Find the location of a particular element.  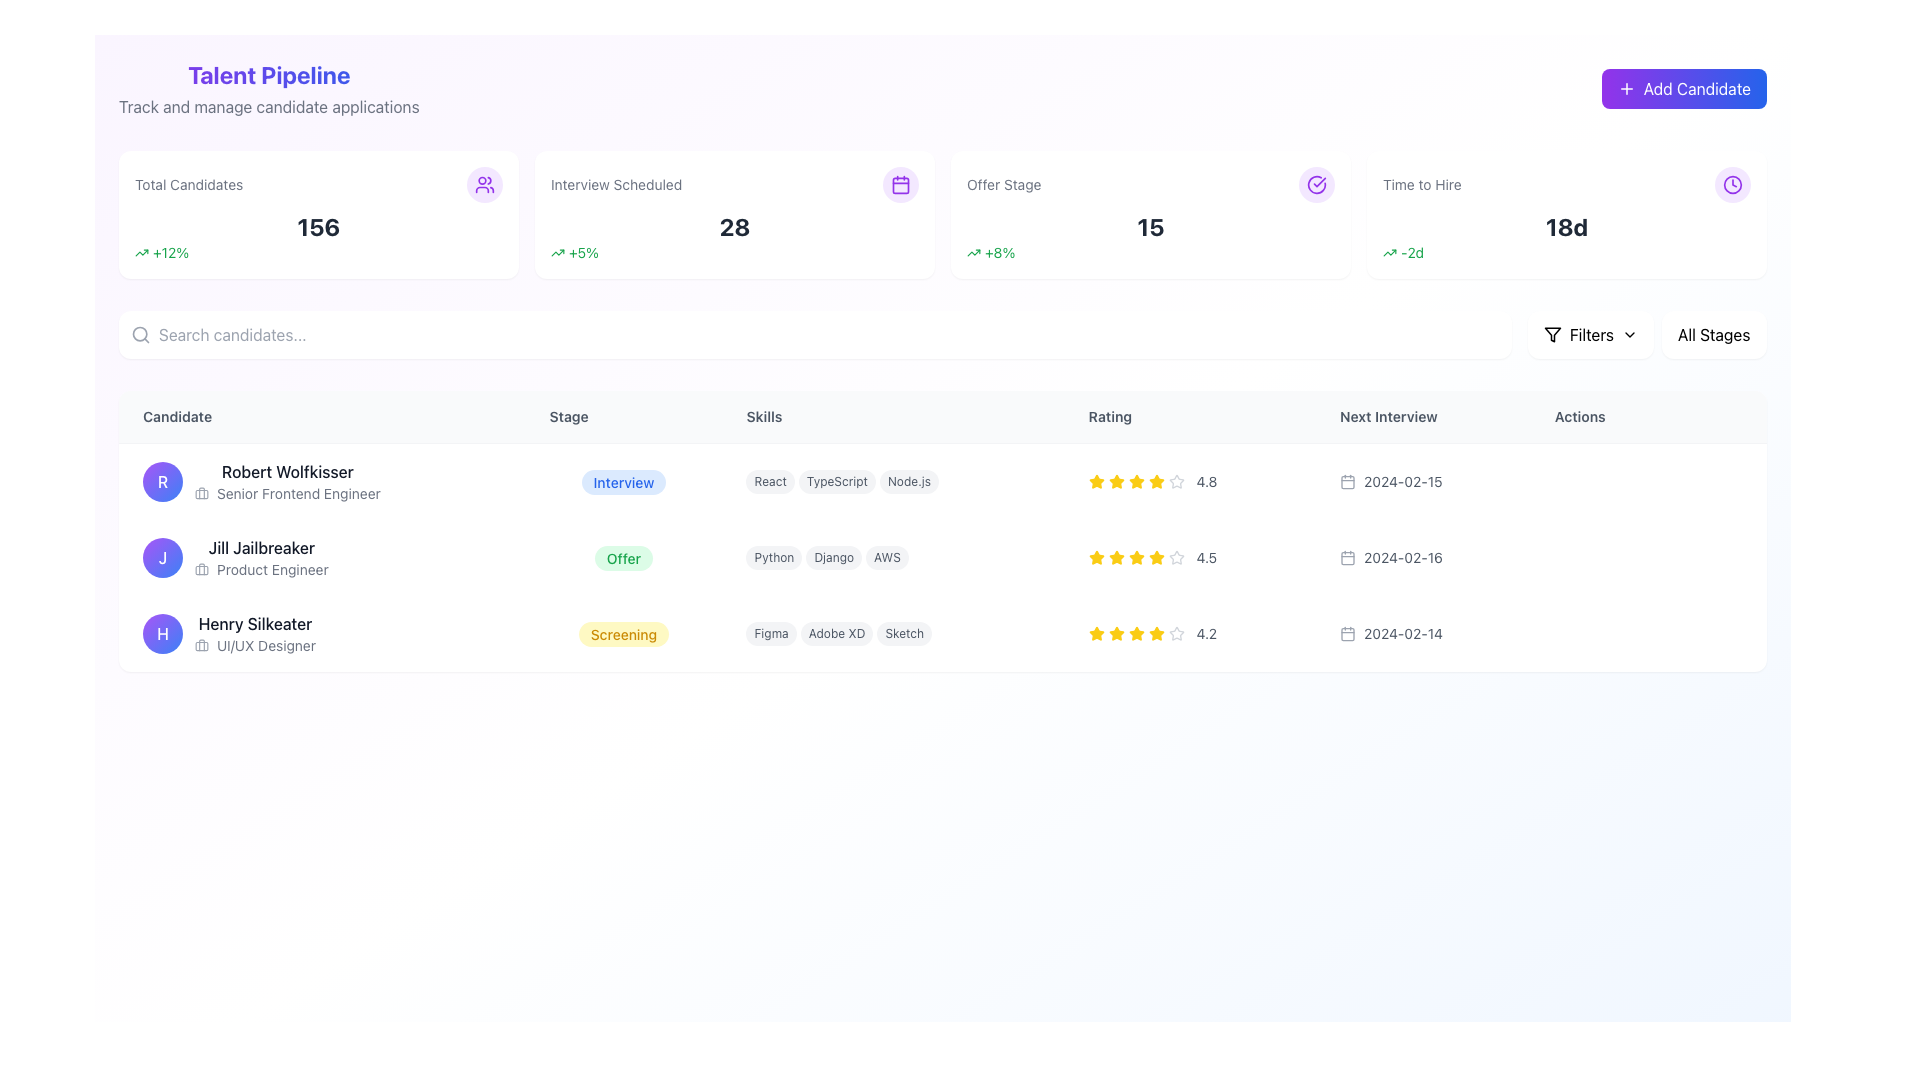

the rounded rectangular badge with a light blue background and blue text 'Interview' located in the 'Stage' column of the table row for candidate 'Robert Wolfkisser' is located at coordinates (623, 482).